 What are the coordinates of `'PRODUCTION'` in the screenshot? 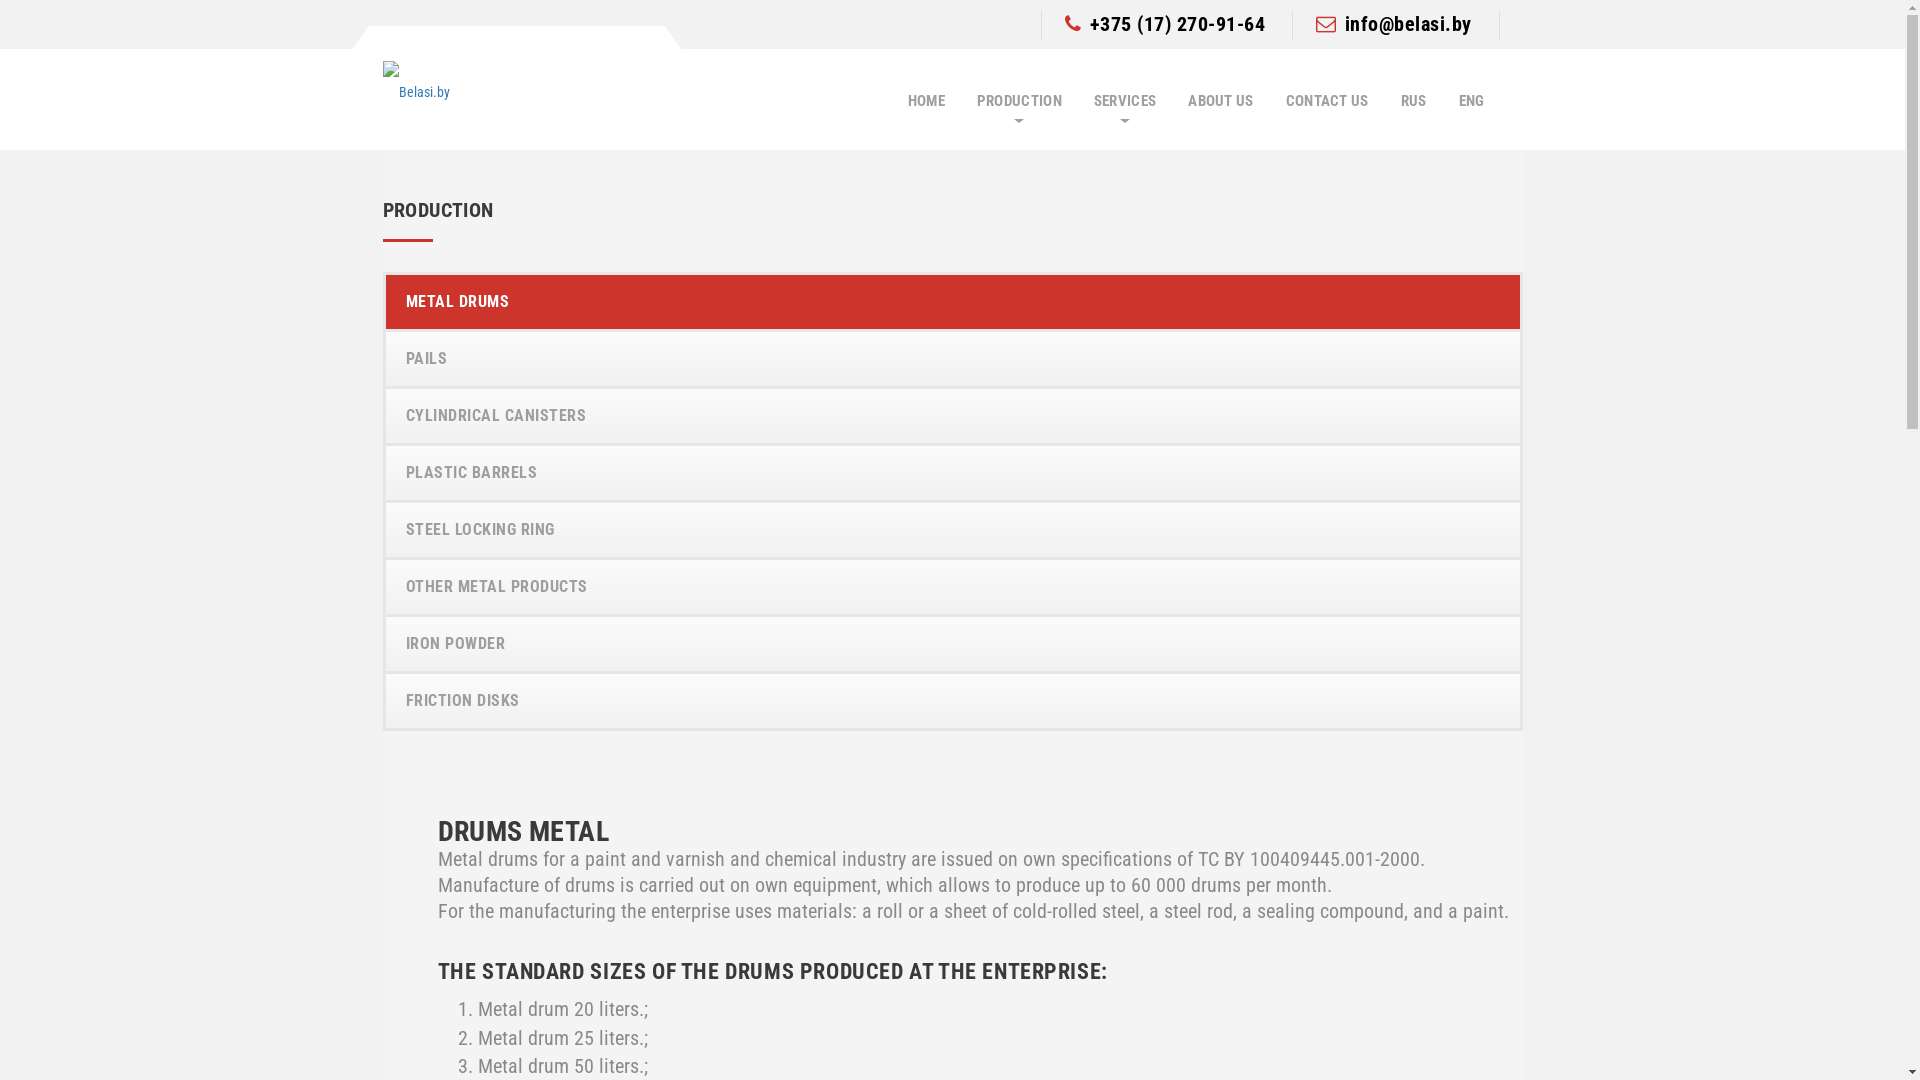 It's located at (1019, 101).